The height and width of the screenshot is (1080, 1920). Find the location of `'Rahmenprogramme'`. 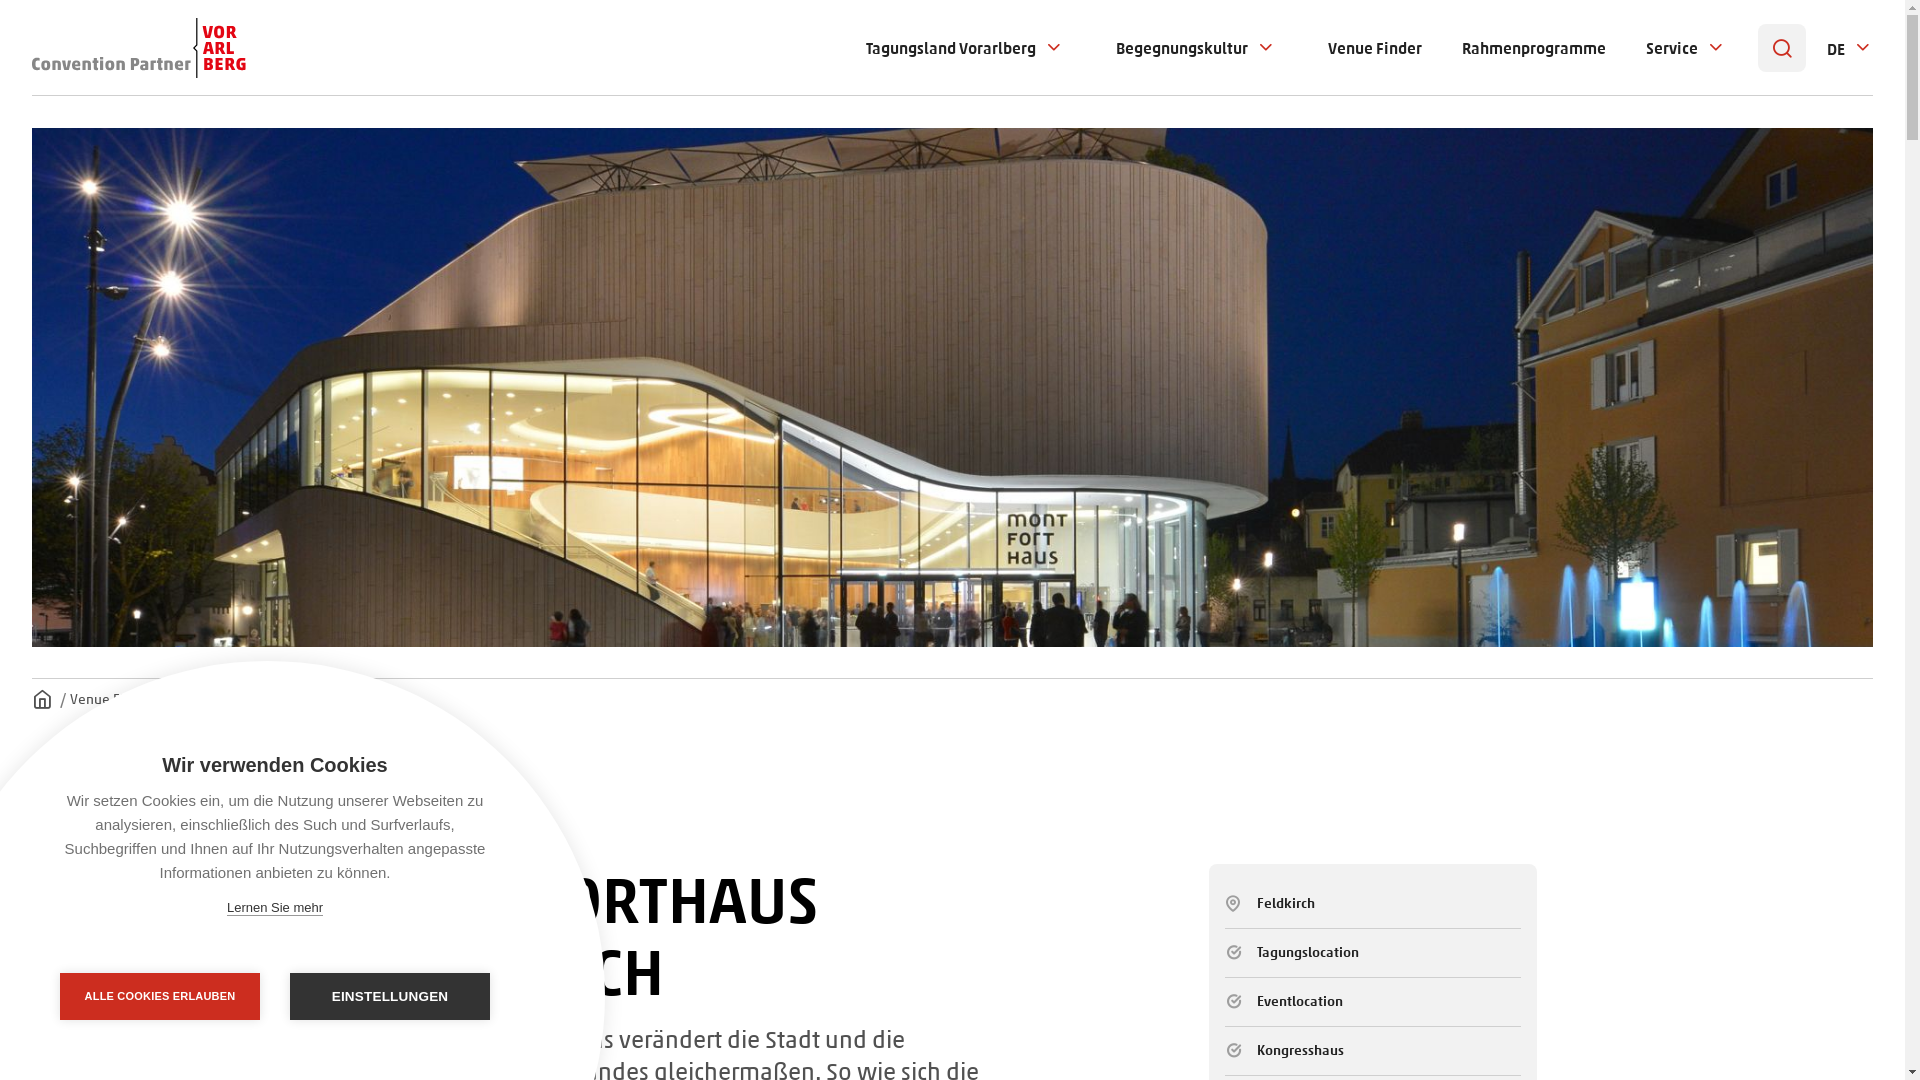

'Rahmenprogramme' is located at coordinates (1533, 46).